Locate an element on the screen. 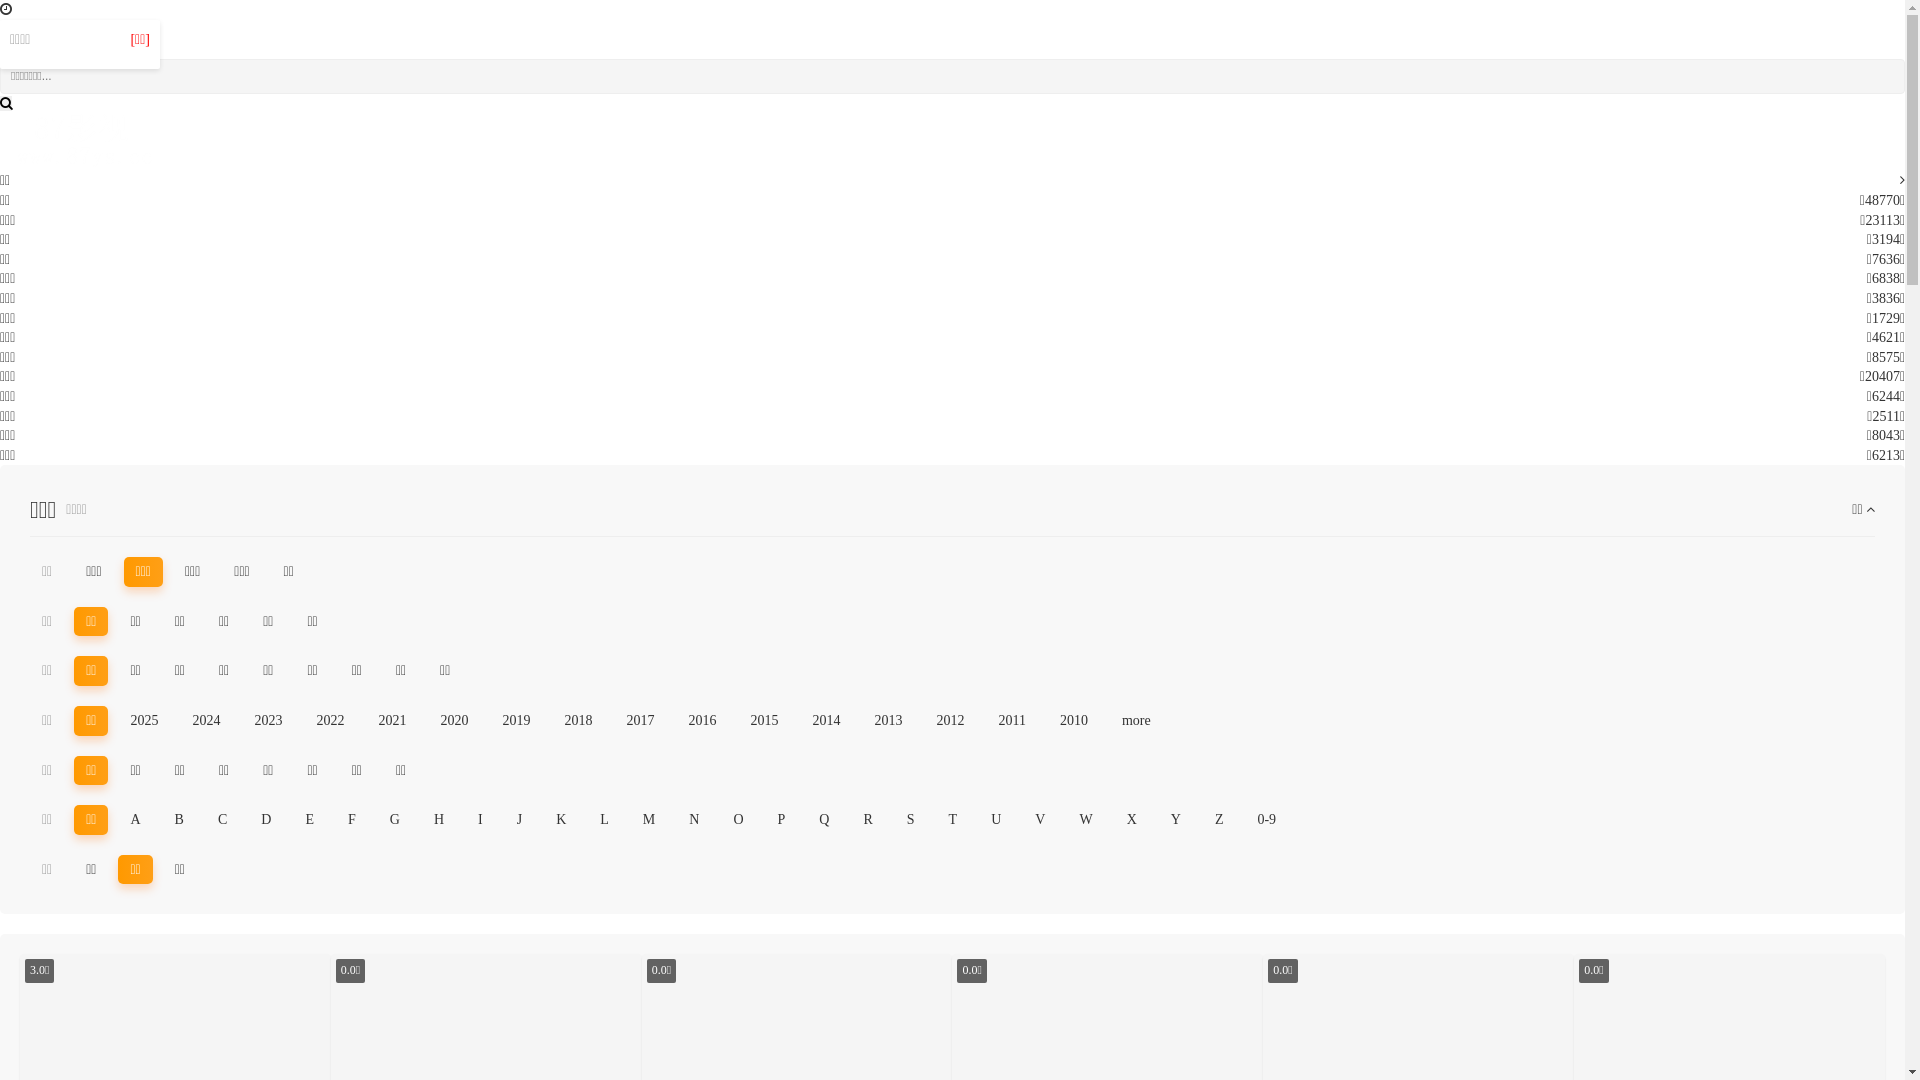  'Z' is located at coordinates (1218, 820).